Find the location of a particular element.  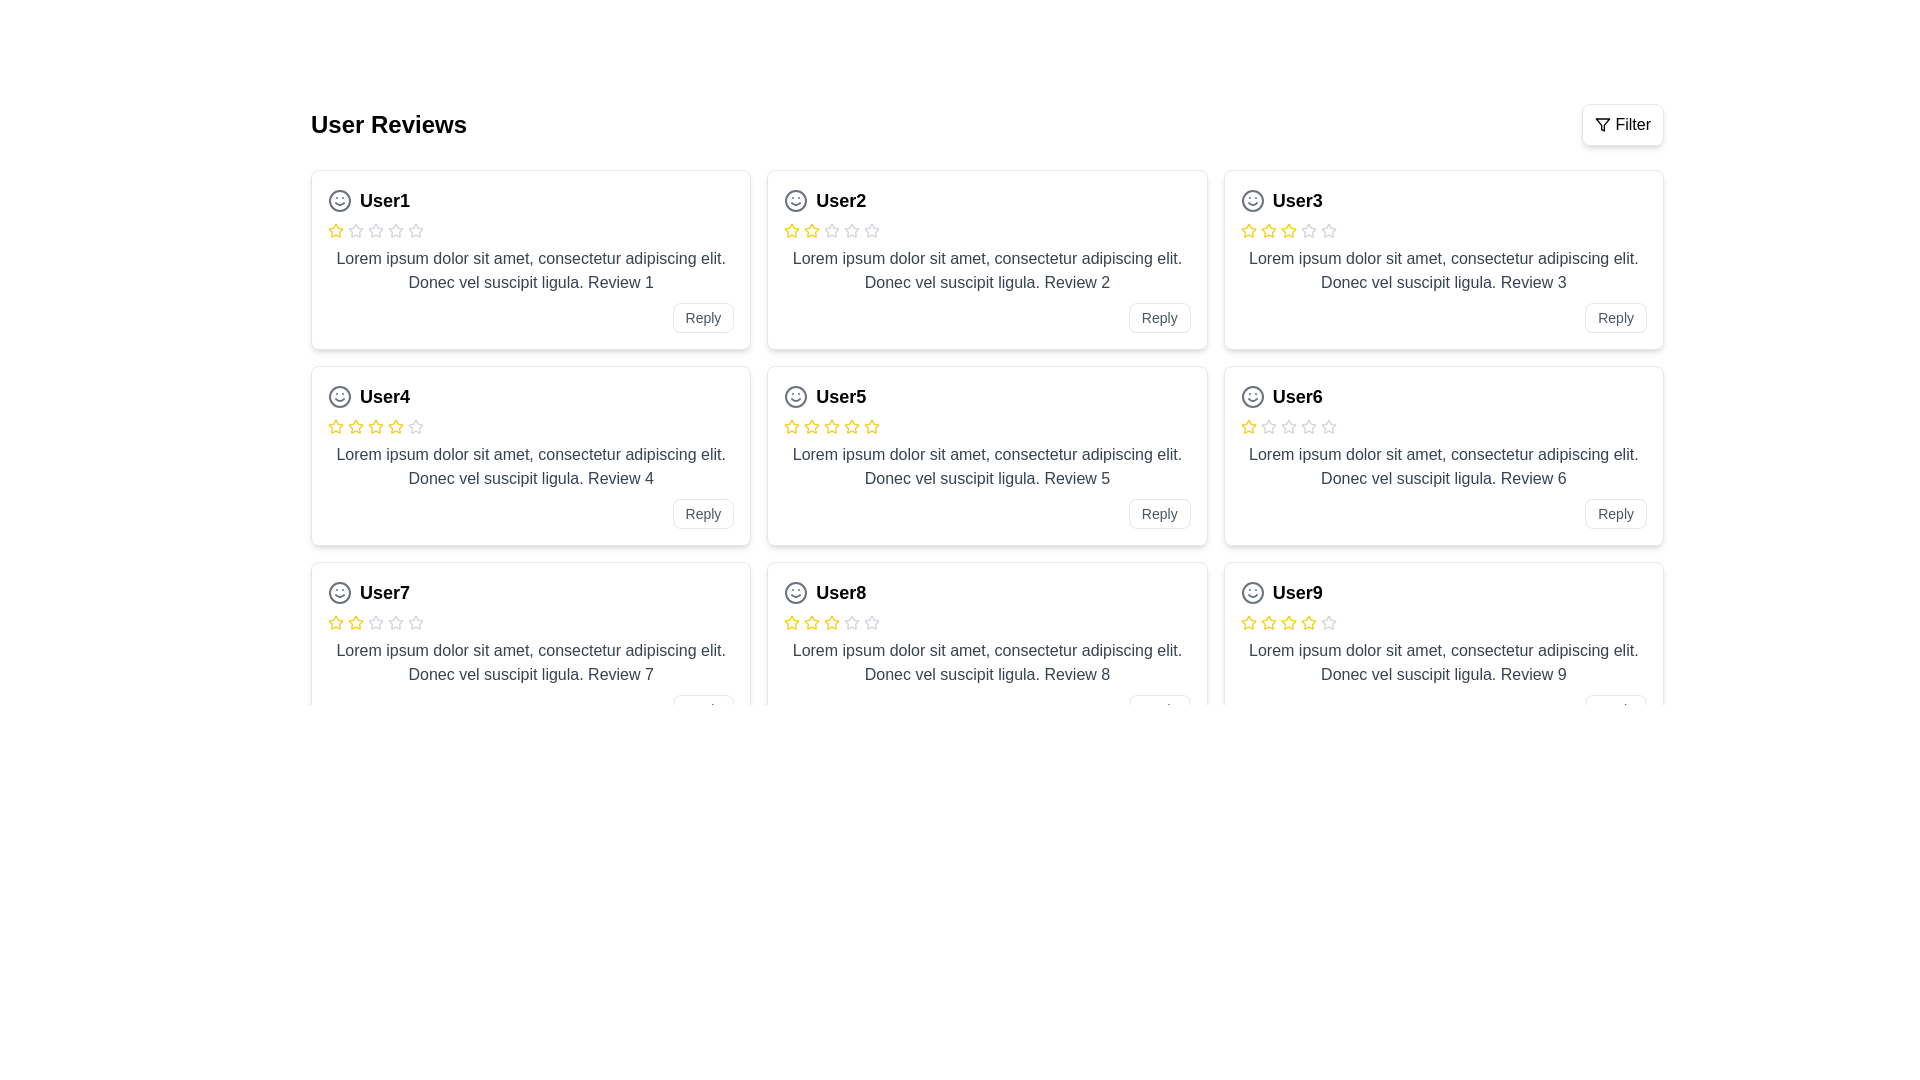

the third star icon in the rating input for the card titled 'User5' is located at coordinates (812, 426).